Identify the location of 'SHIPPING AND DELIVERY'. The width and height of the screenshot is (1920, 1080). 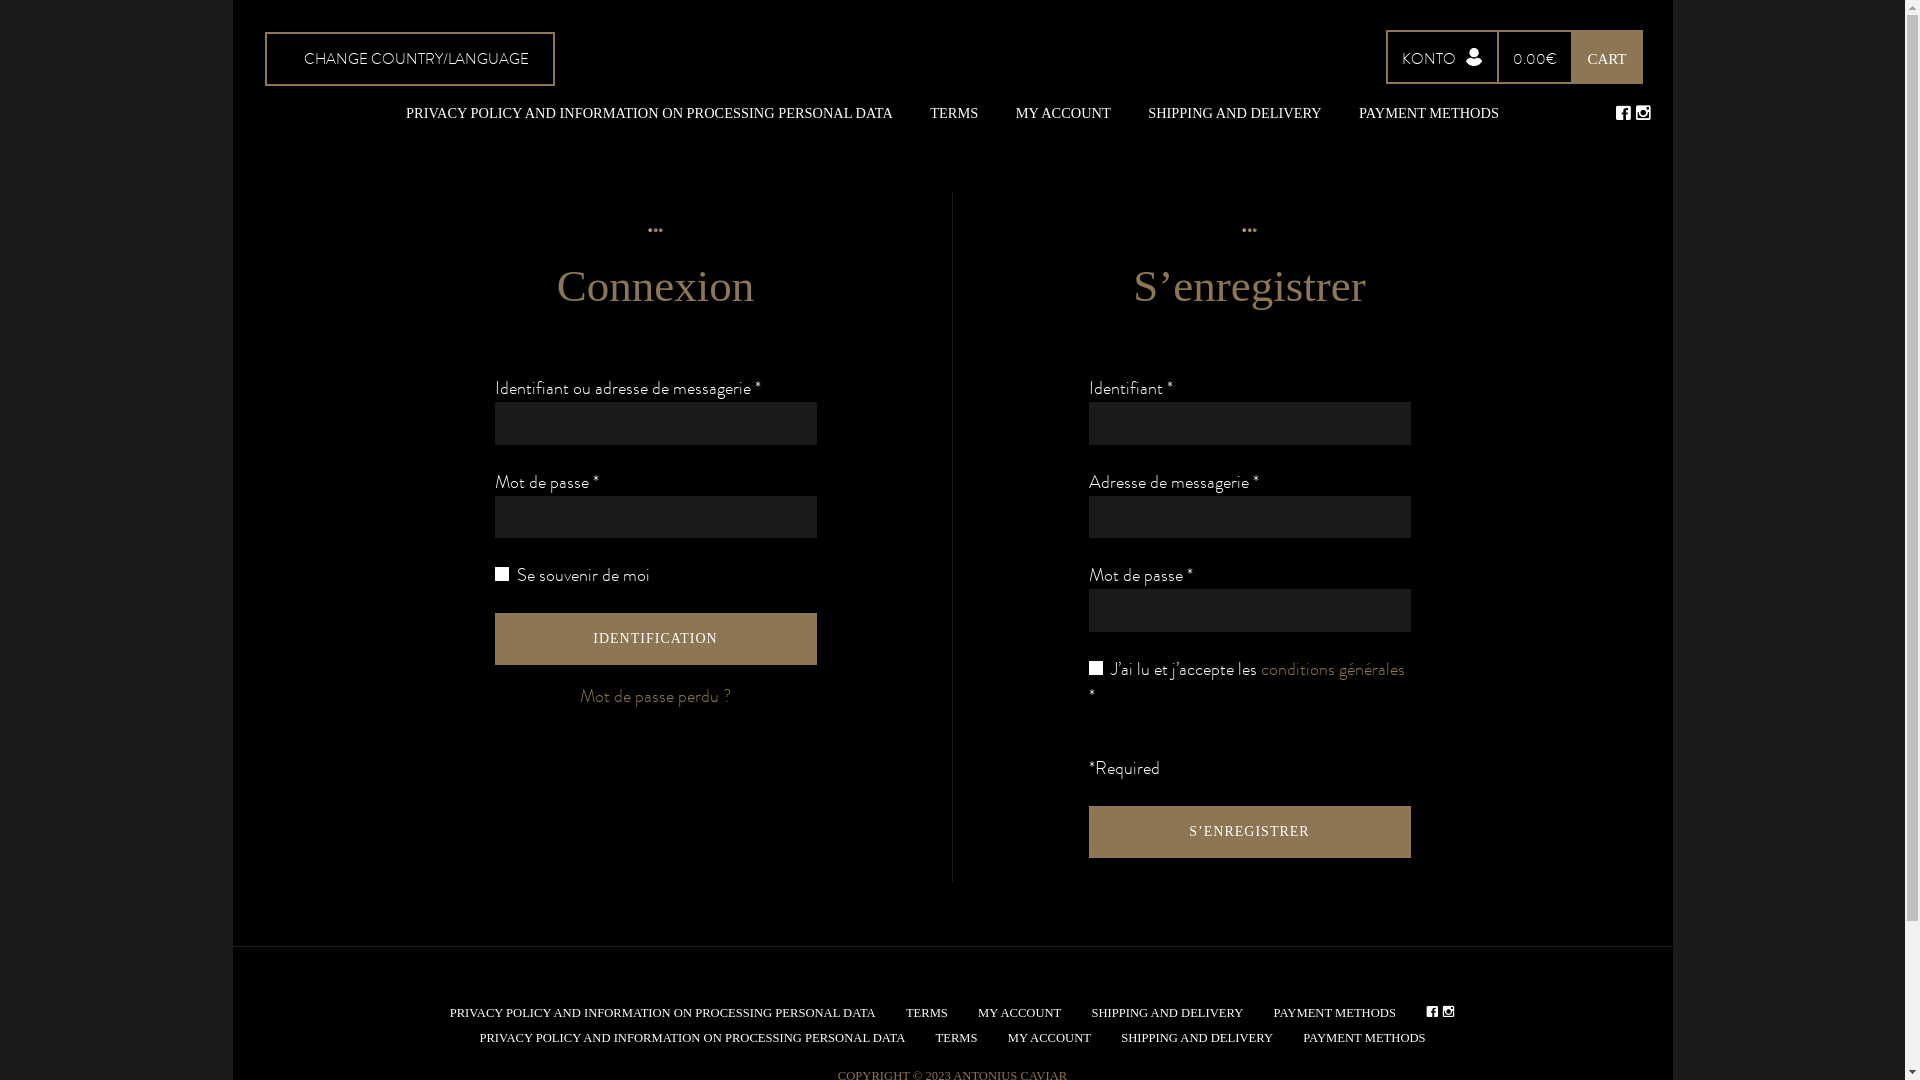
(1233, 112).